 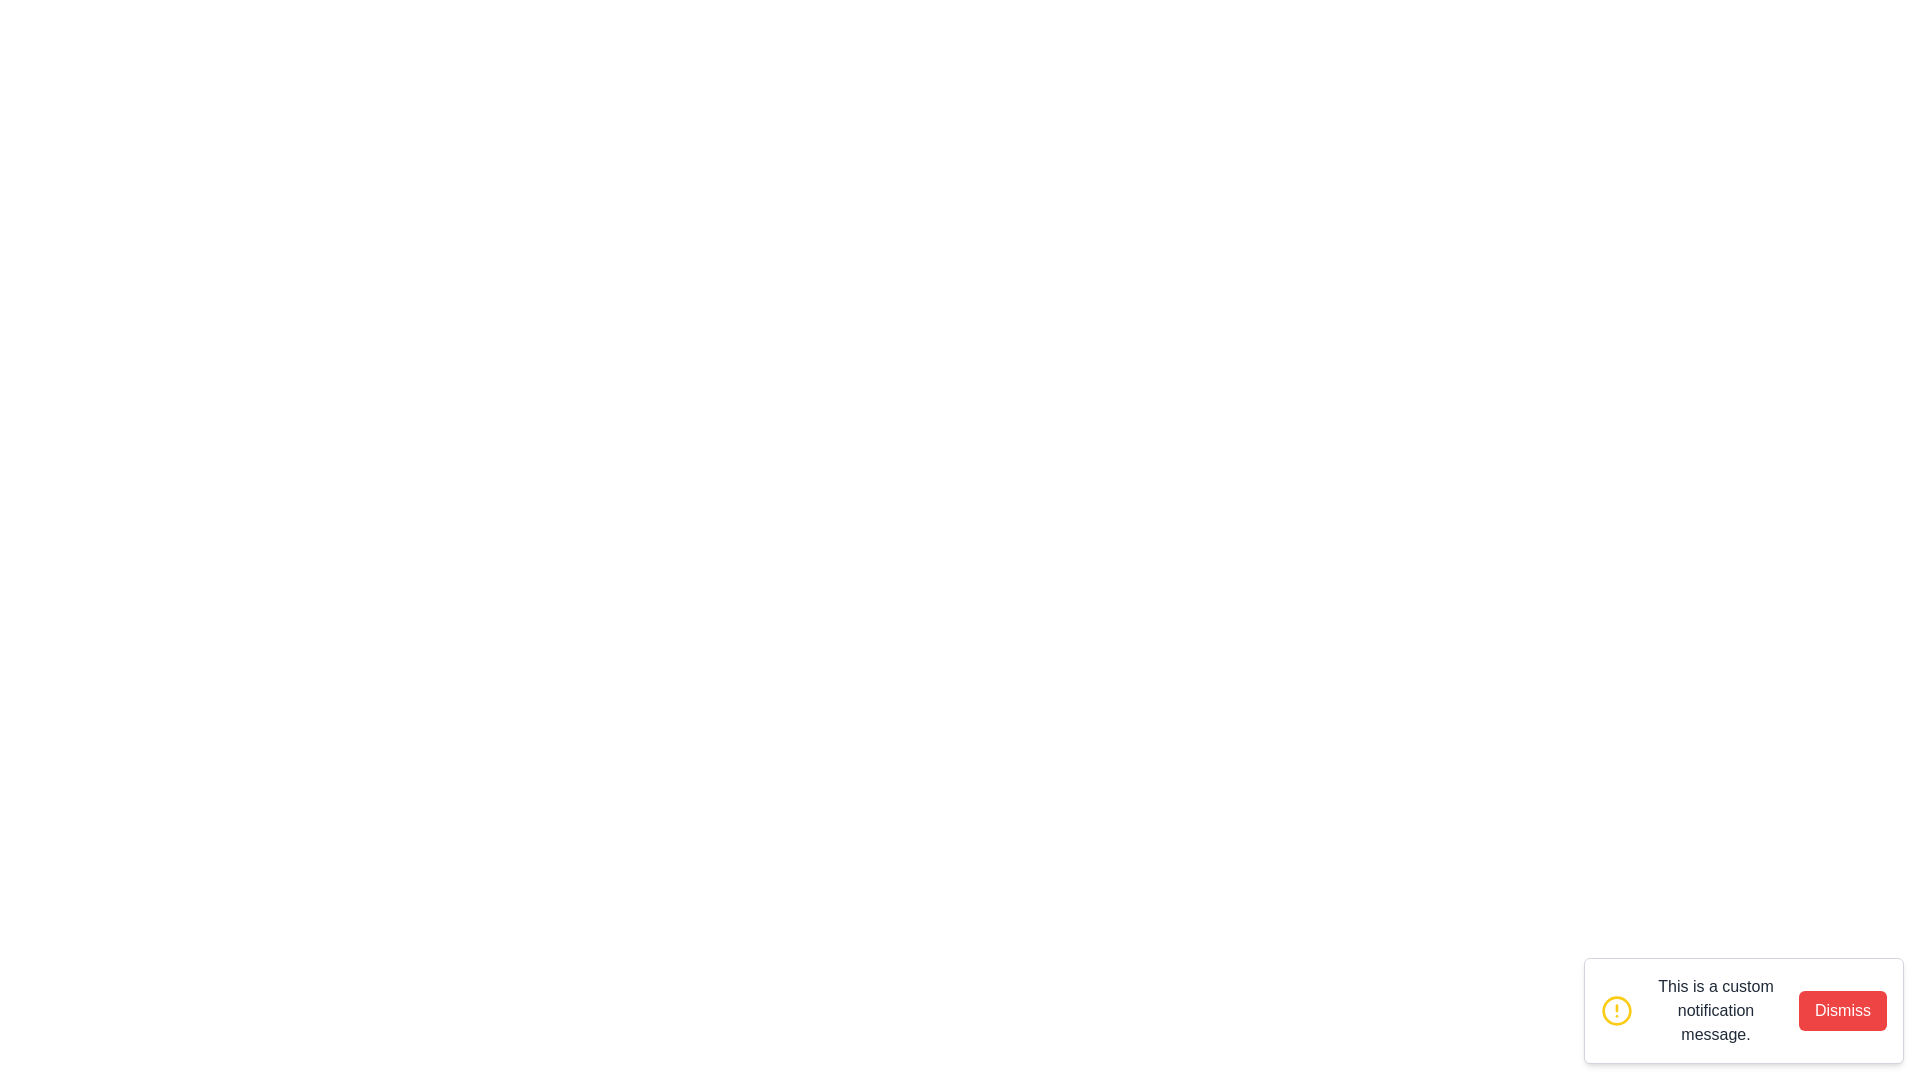 What do you see at coordinates (1715, 1010) in the screenshot?
I see `the notification message text block that informs the user about a custom event or update within the application` at bounding box center [1715, 1010].